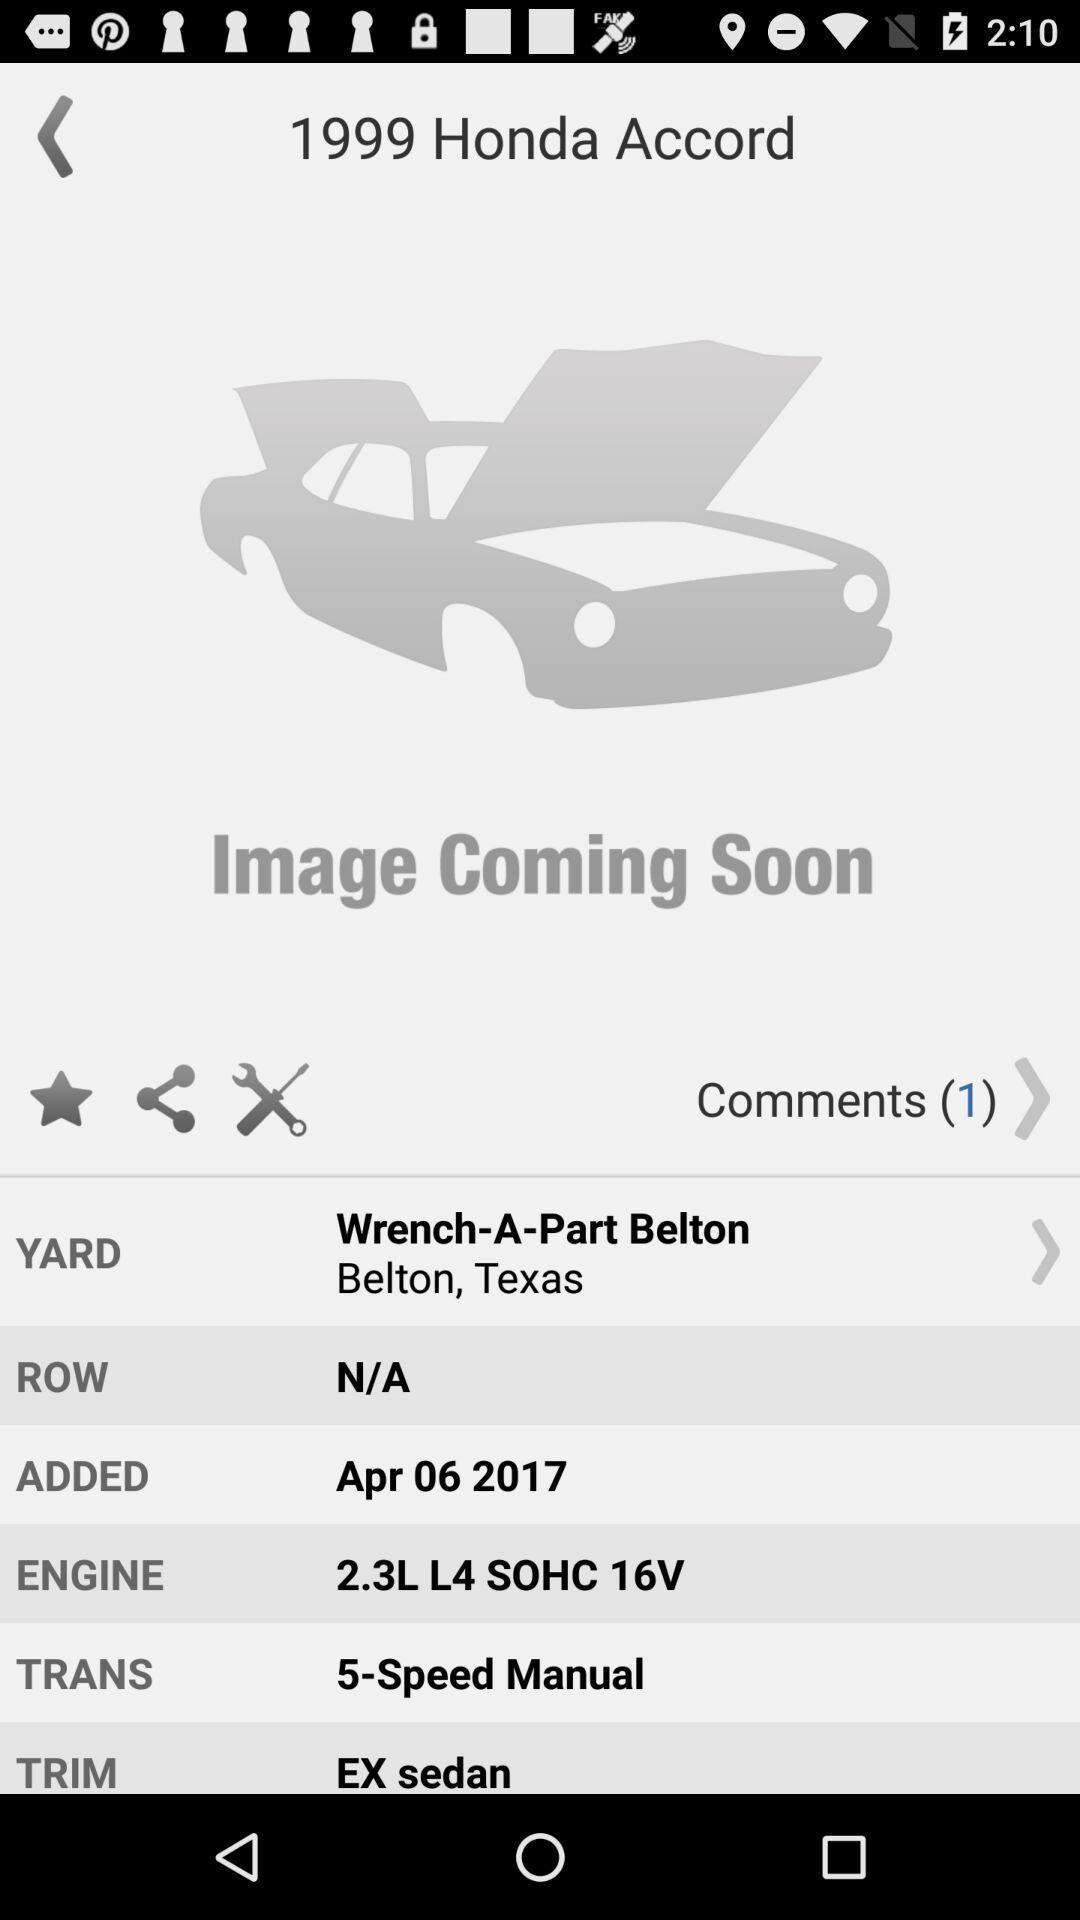  What do you see at coordinates (64, 135) in the screenshot?
I see `go back` at bounding box center [64, 135].